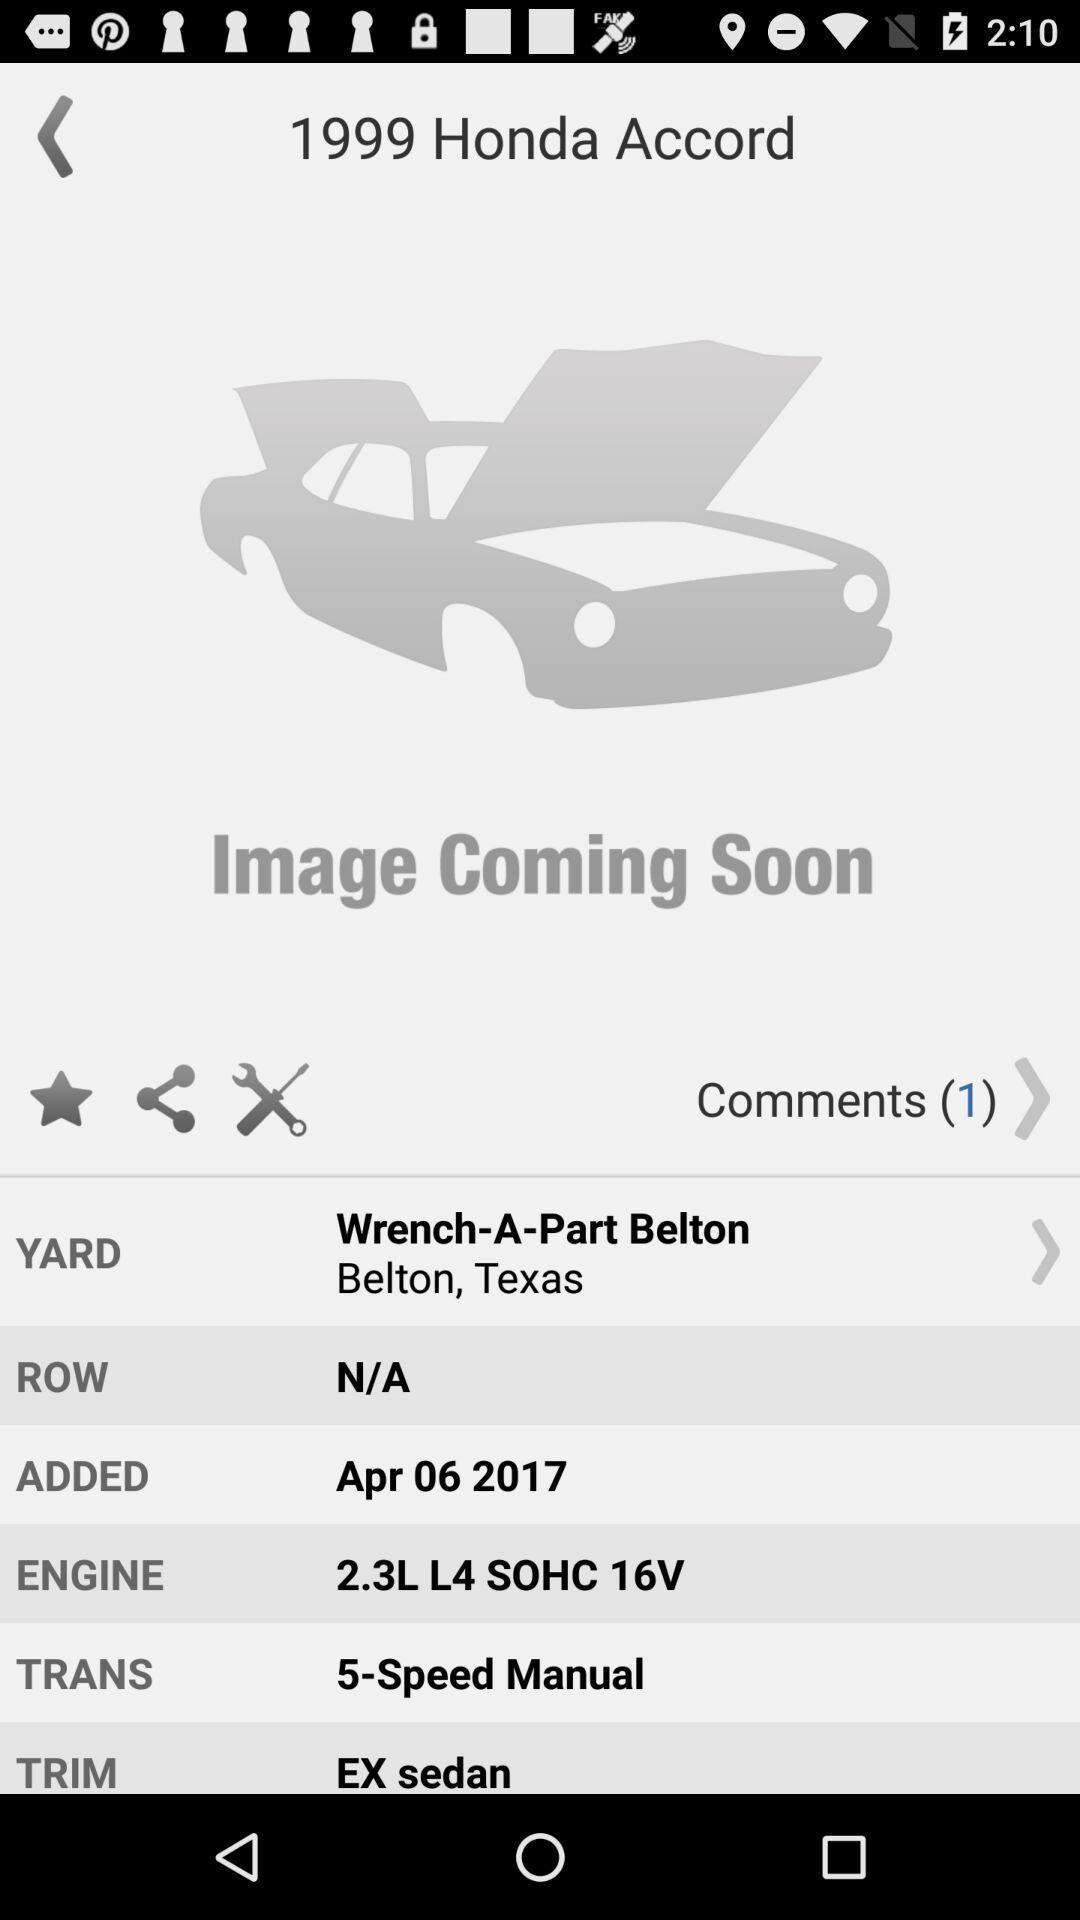  What do you see at coordinates (64, 135) in the screenshot?
I see `go back` at bounding box center [64, 135].